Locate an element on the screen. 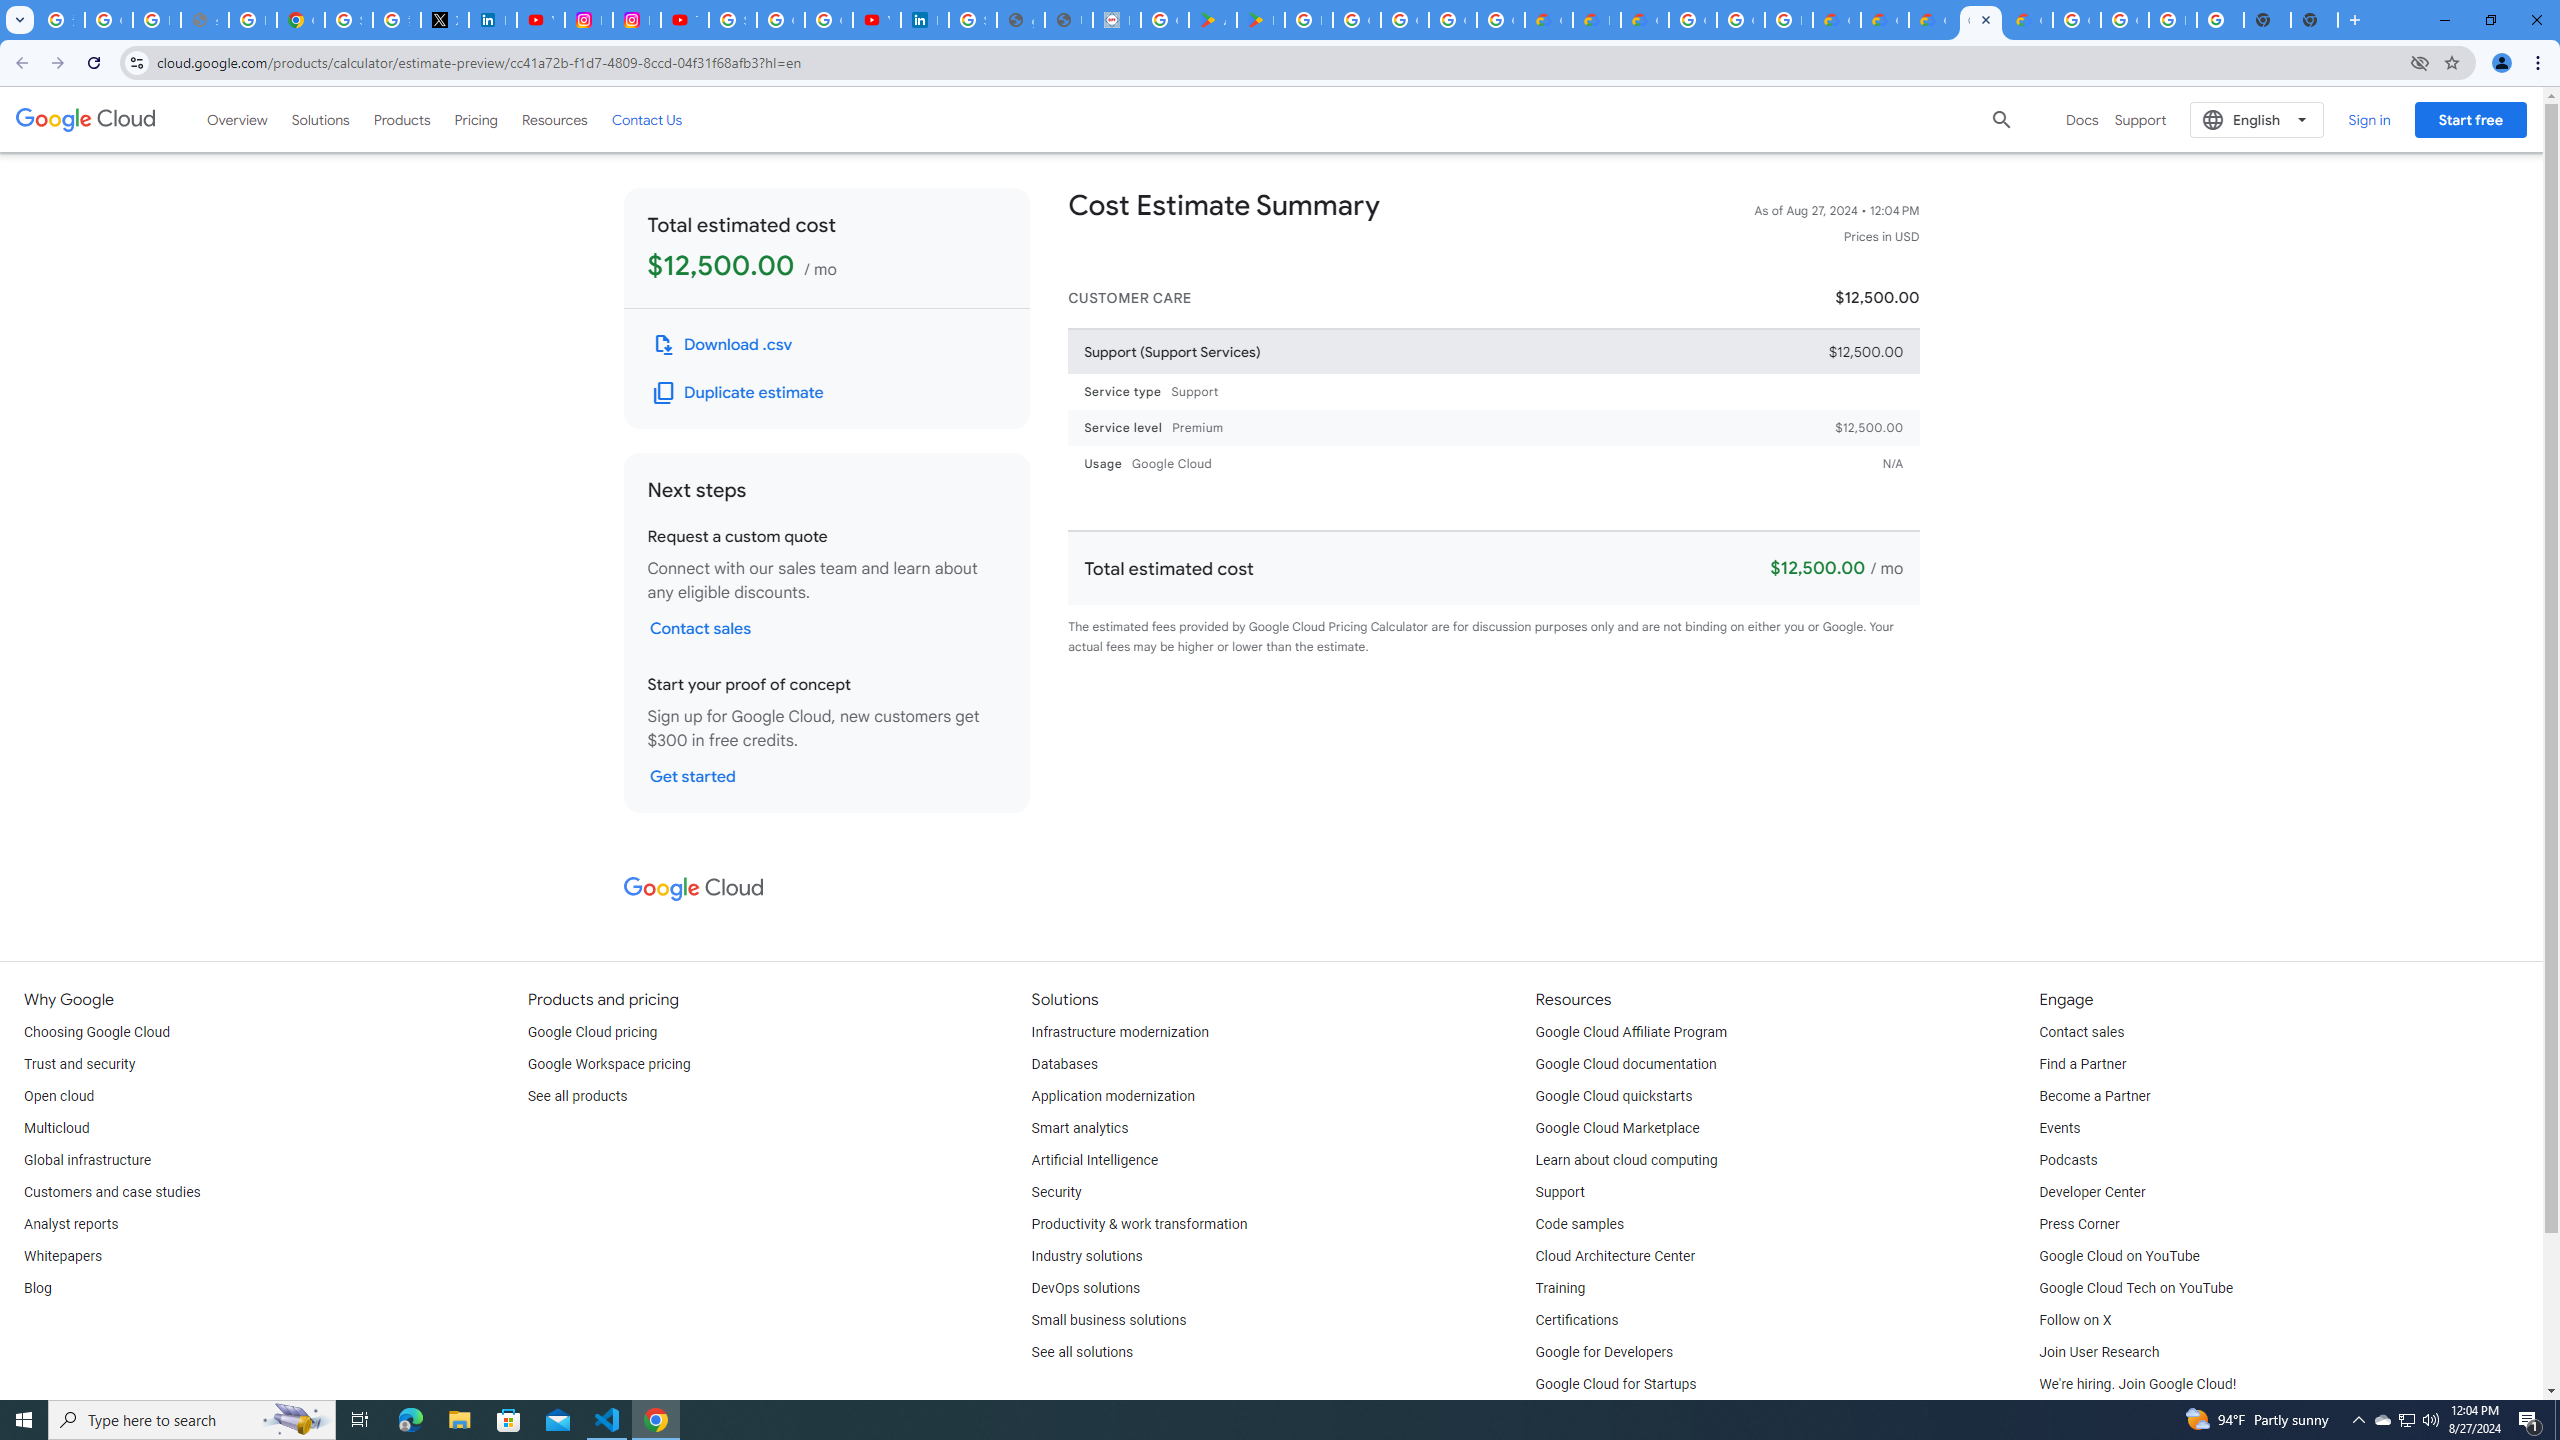  'Press Corner' is located at coordinates (2078, 1225).